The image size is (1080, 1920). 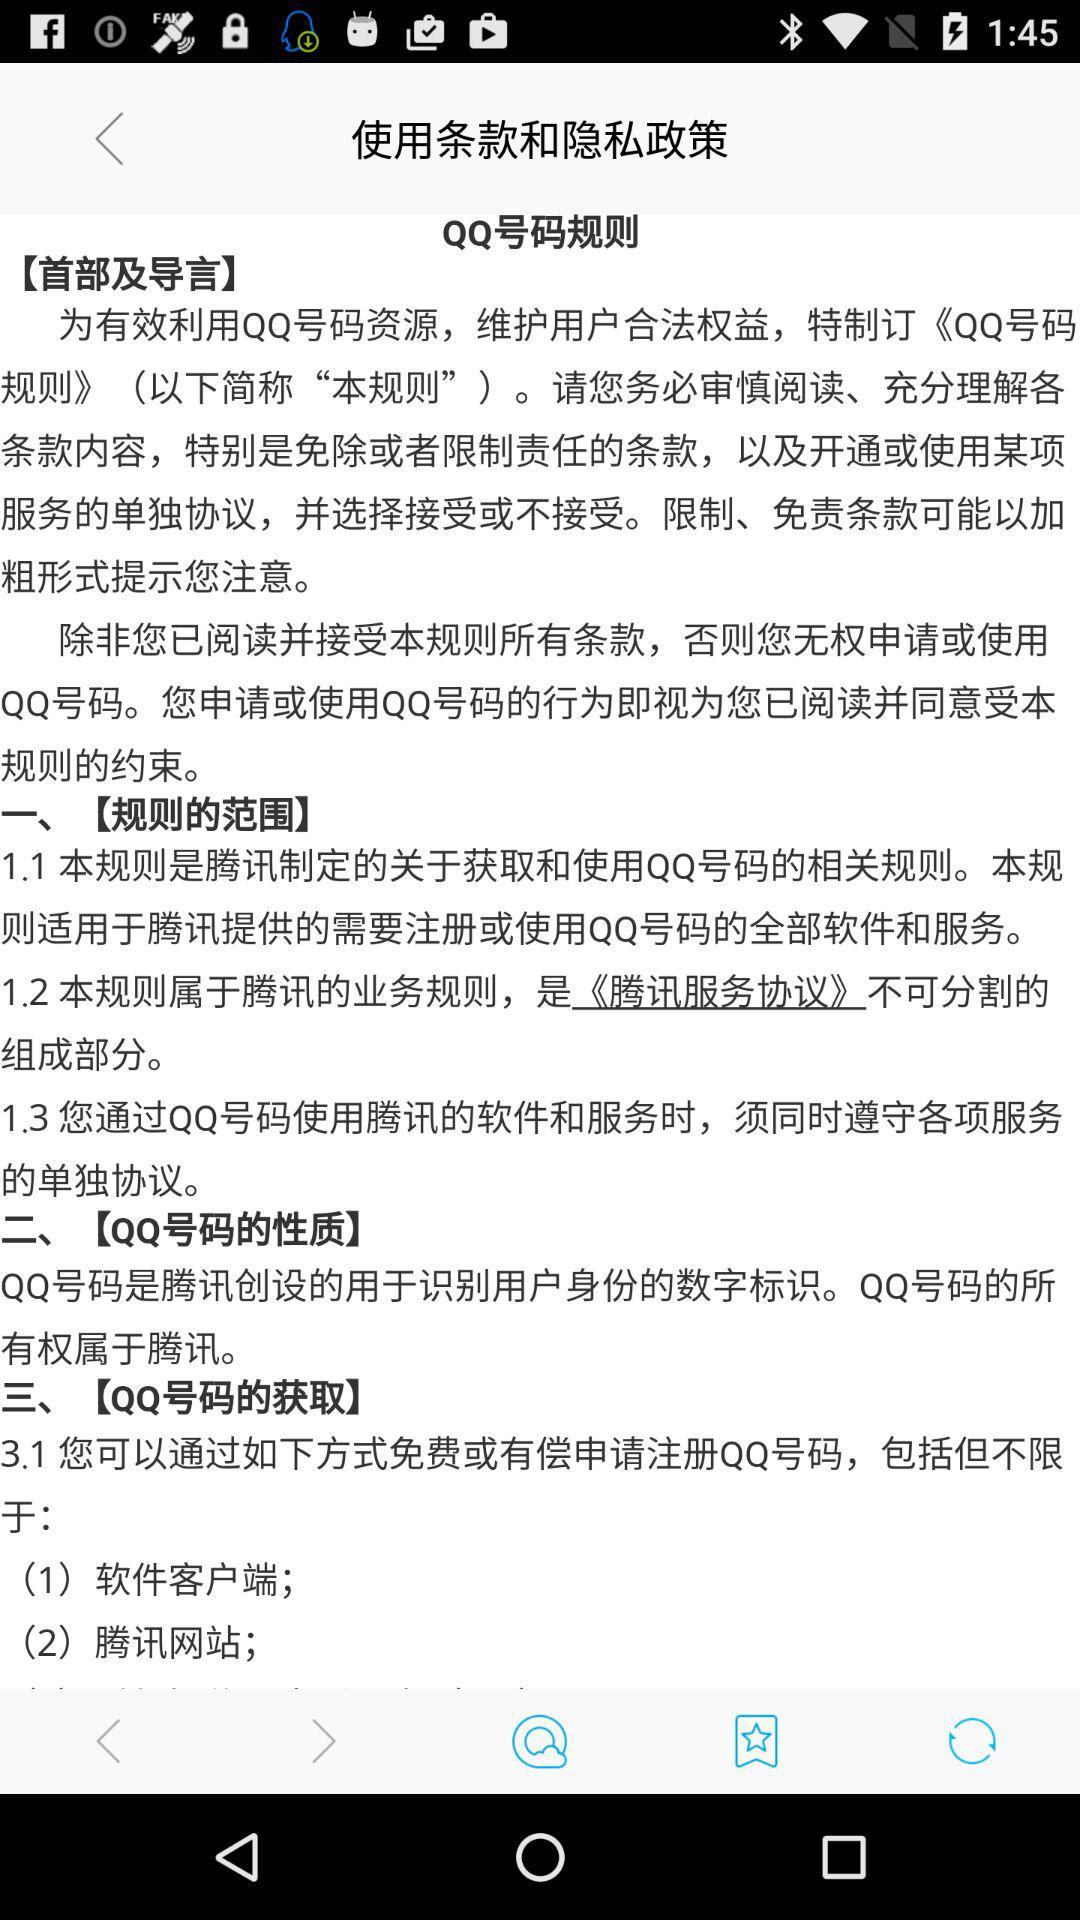 I want to click on the arrow_forward icon, so click(x=323, y=1862).